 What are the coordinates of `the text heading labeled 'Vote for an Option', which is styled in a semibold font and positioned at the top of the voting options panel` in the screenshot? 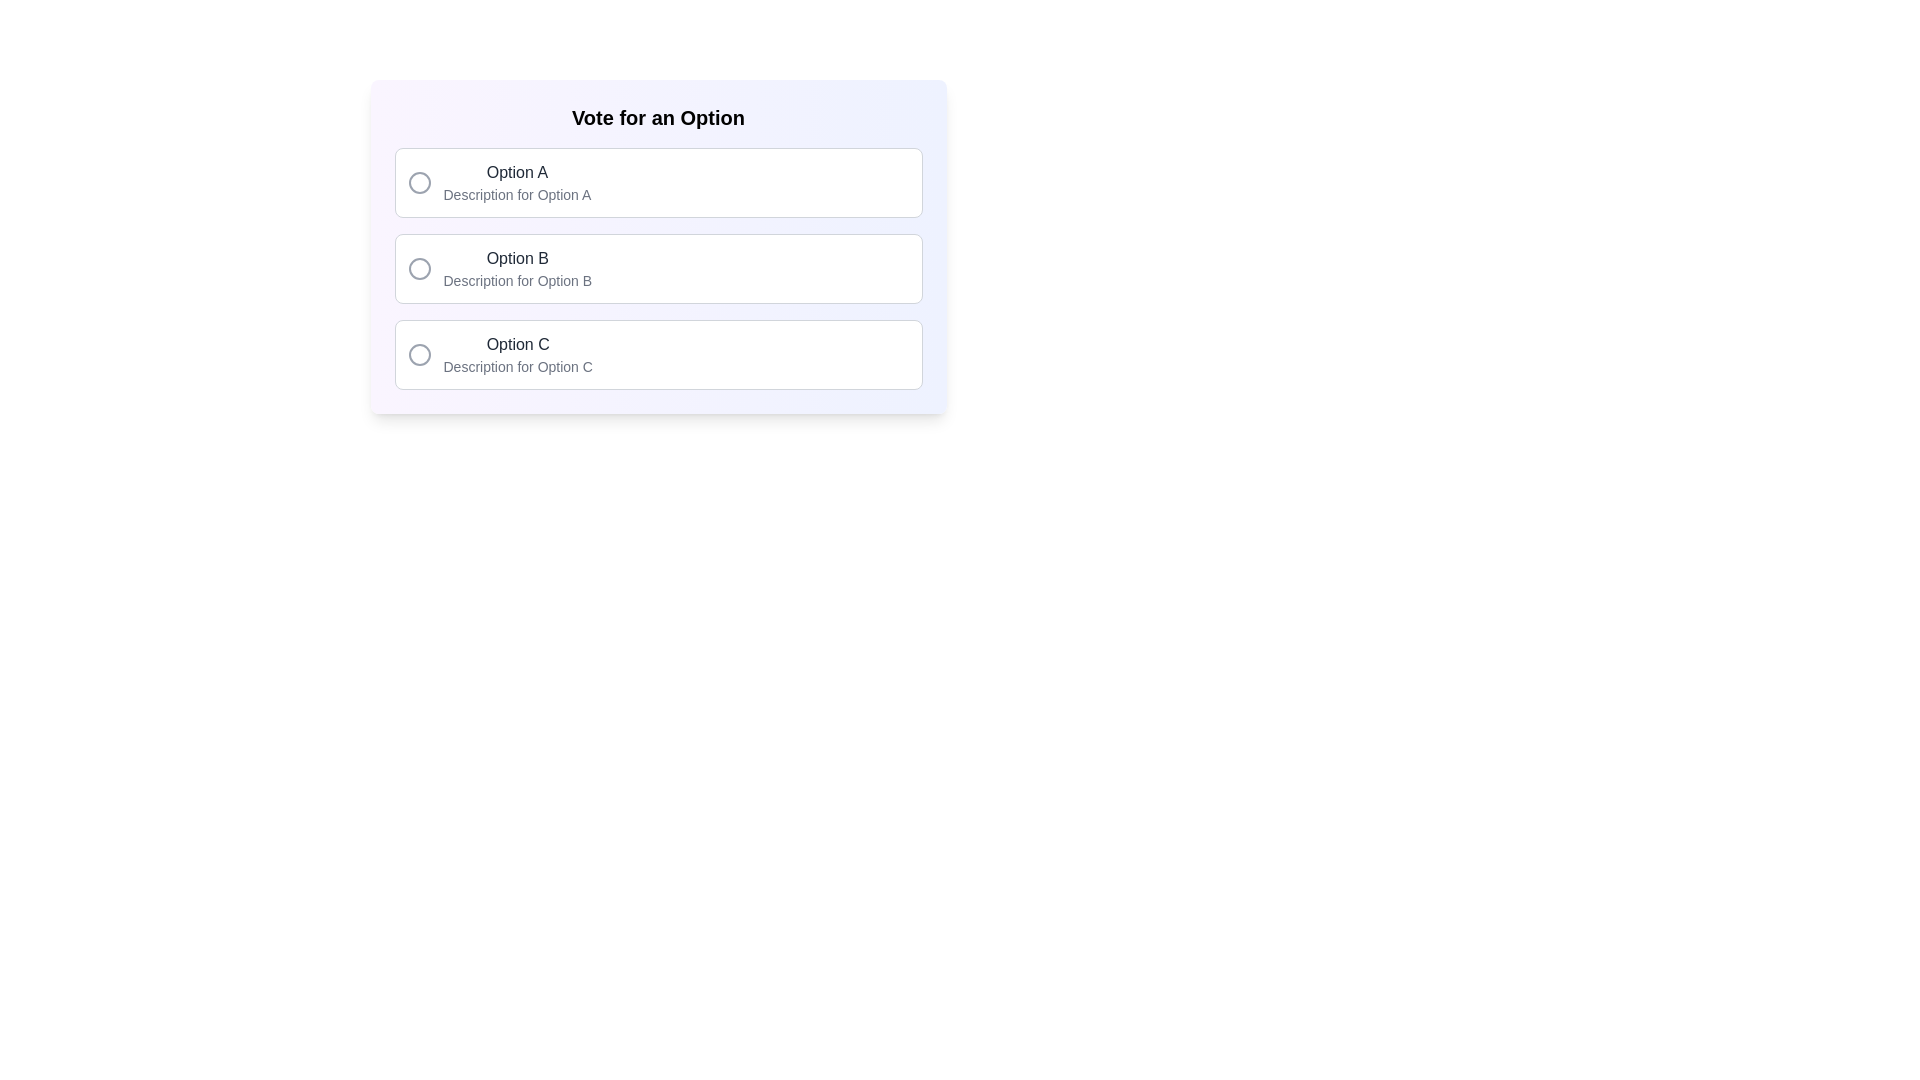 It's located at (658, 118).